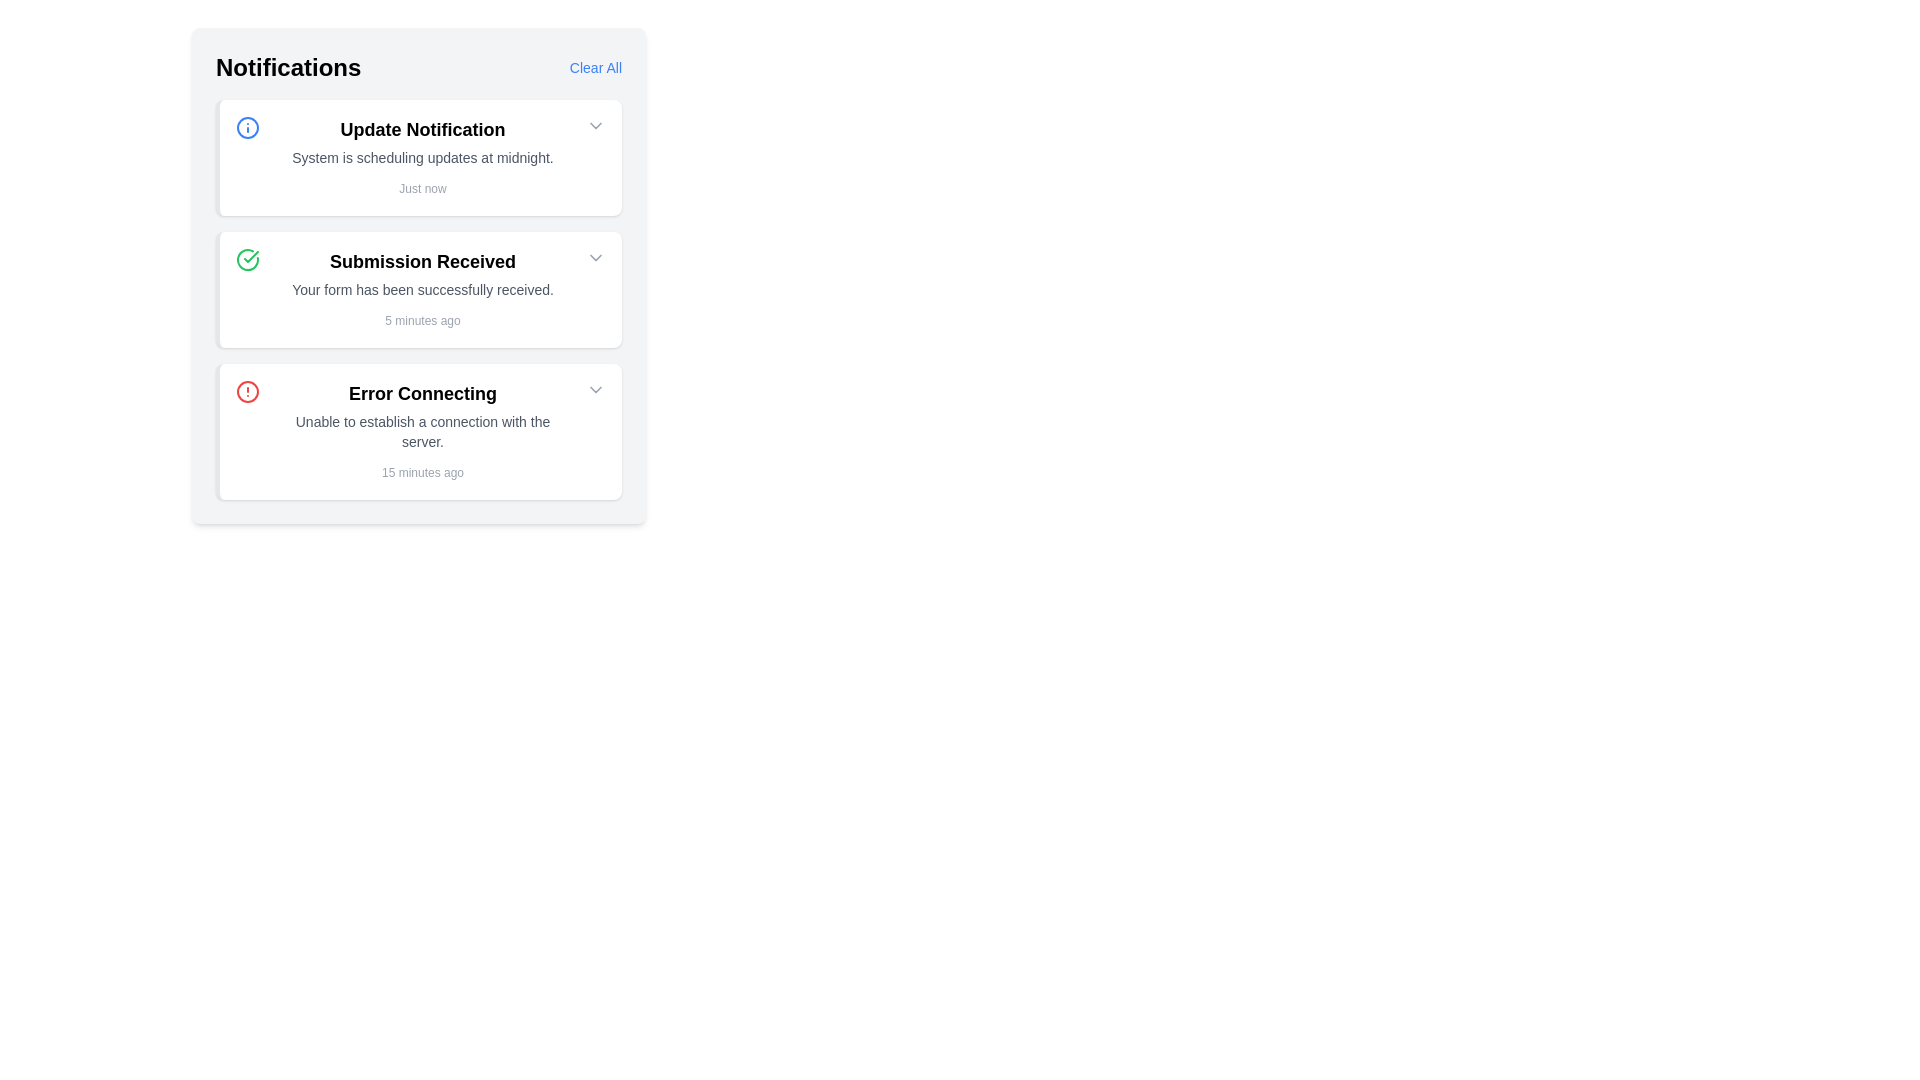  What do you see at coordinates (421, 189) in the screenshot?
I see `the timestamp text label located at the bottom-right of the 'Update Notification' card, which indicates when the notification was generated or last updated` at bounding box center [421, 189].